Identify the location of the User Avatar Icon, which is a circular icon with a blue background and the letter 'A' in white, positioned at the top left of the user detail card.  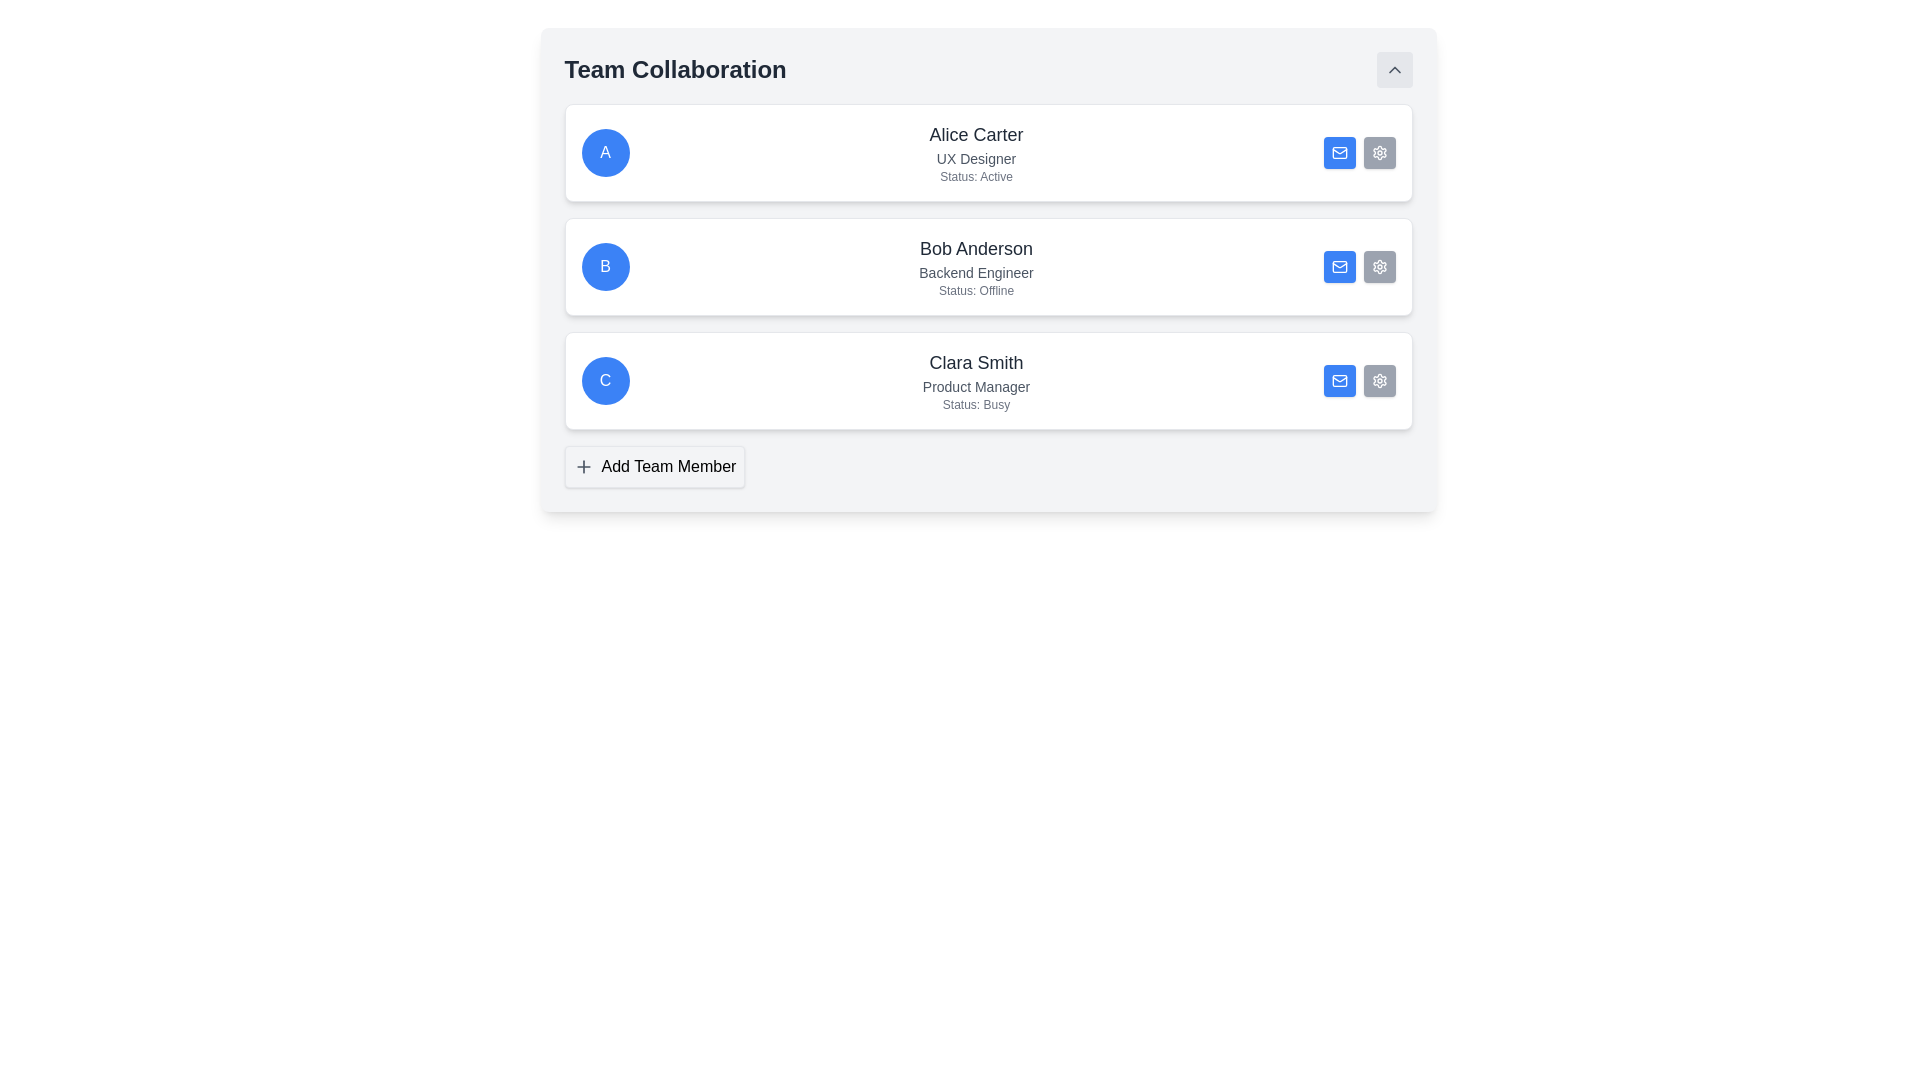
(604, 152).